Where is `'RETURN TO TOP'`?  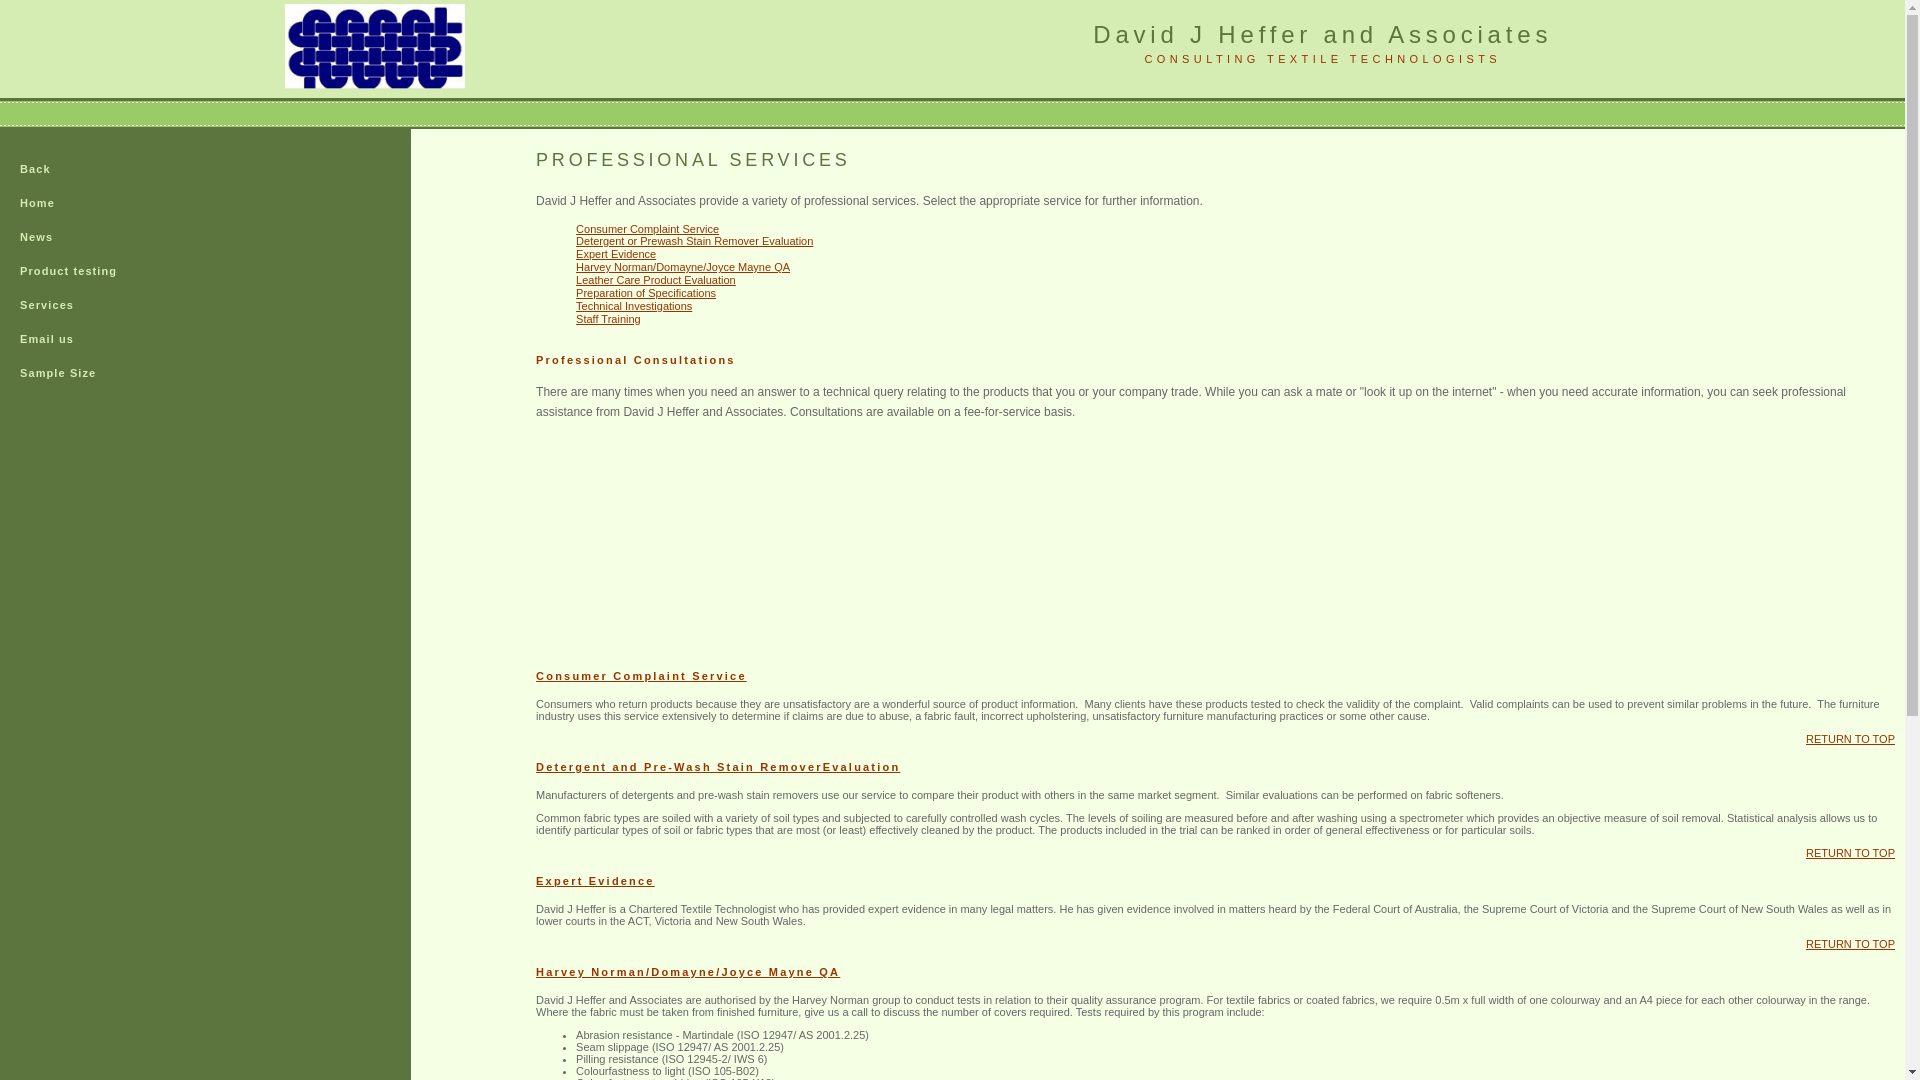
'RETURN TO TOP' is located at coordinates (1849, 739).